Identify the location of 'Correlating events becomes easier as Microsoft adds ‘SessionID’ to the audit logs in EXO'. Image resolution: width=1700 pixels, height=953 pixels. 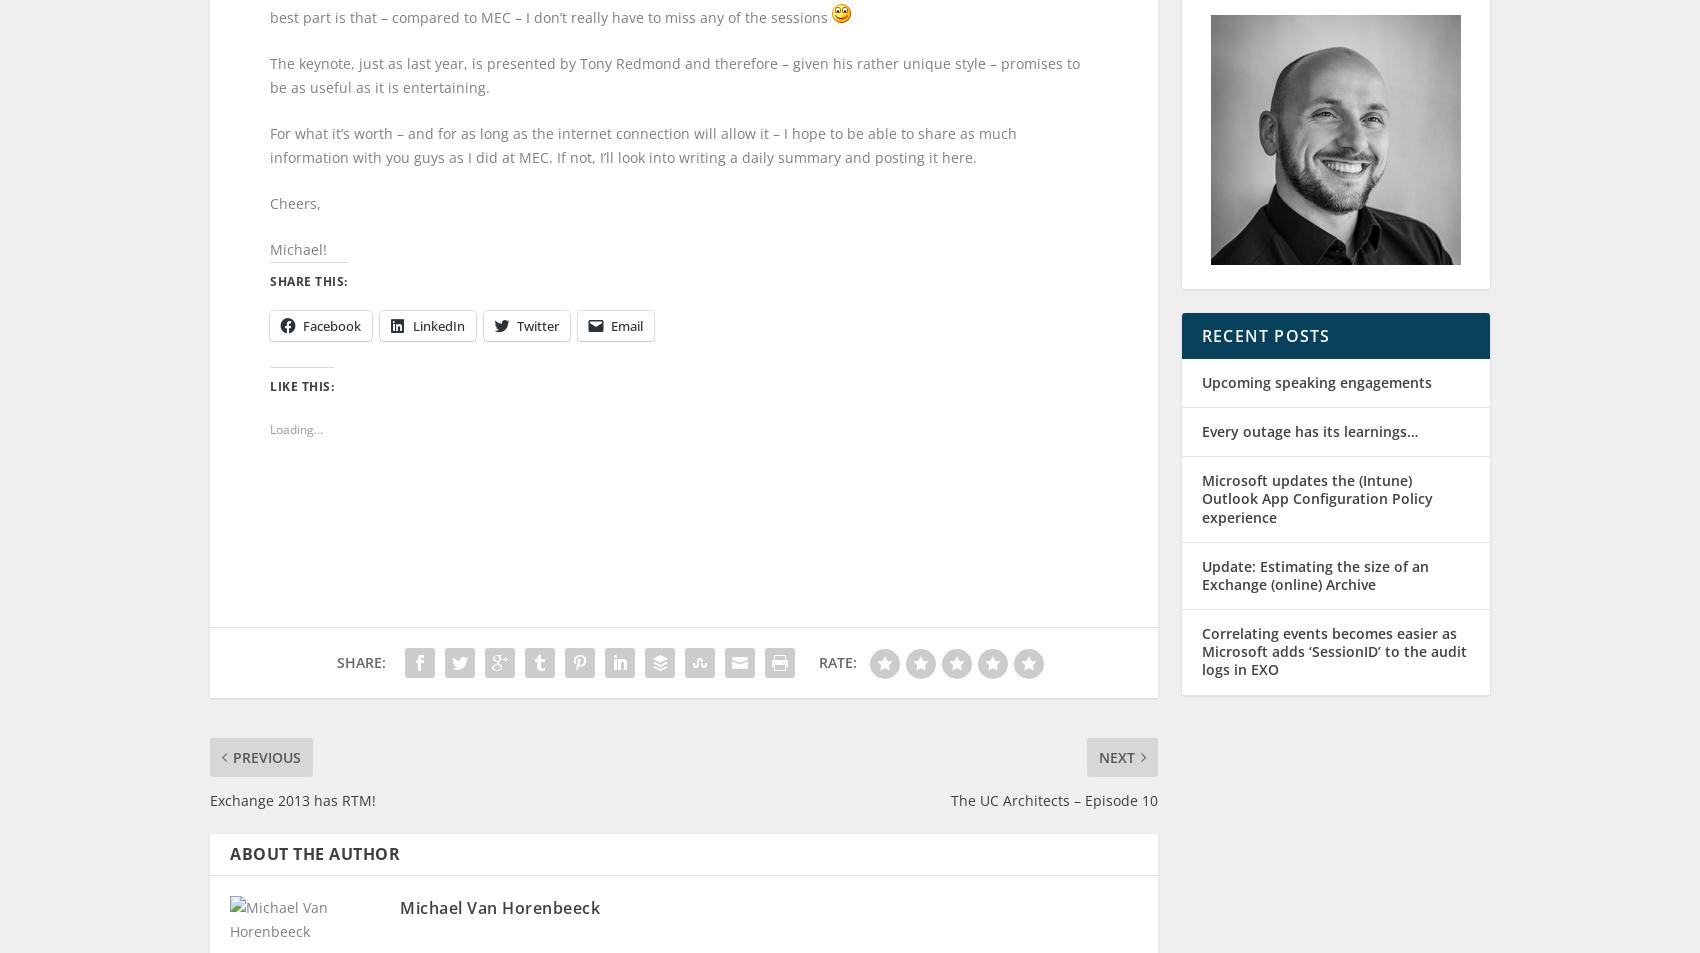
(1334, 670).